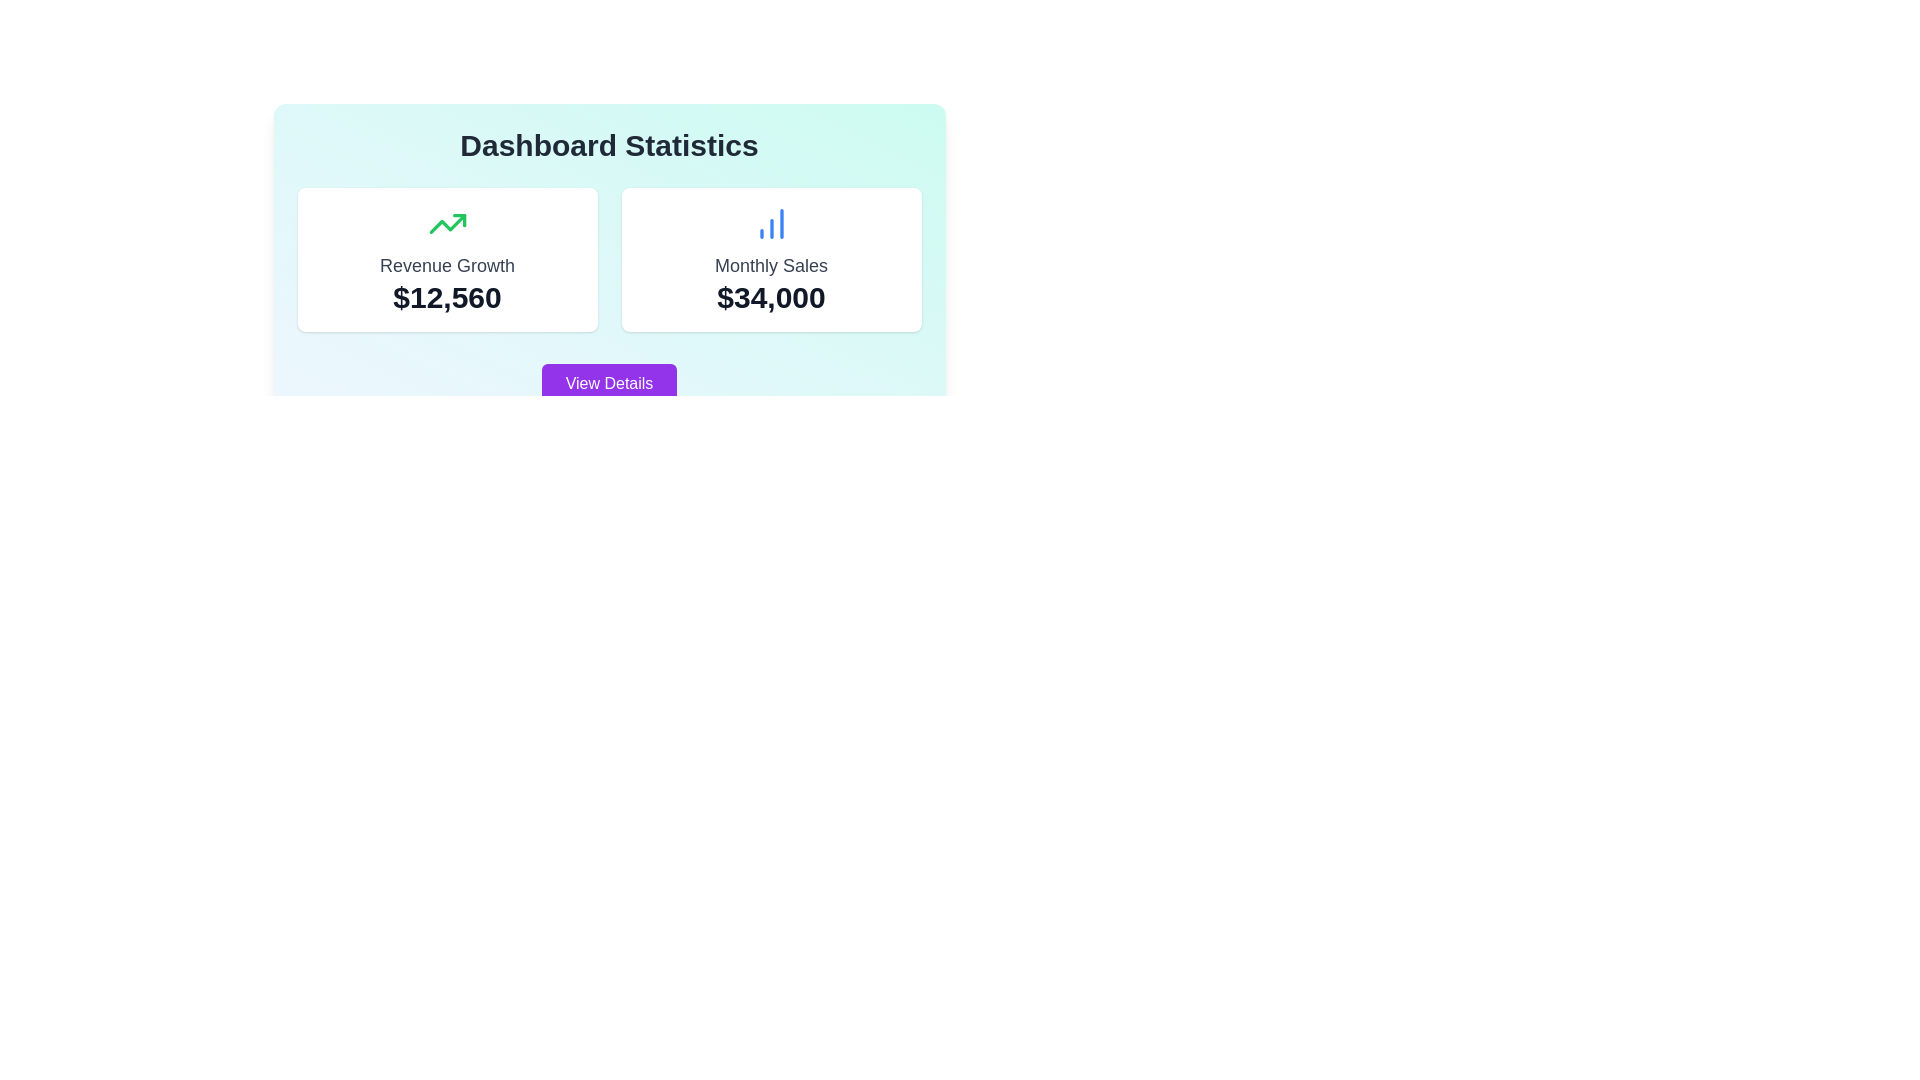  I want to click on the 'View Details' button, which is a rectangular button with a purple background and white text, located at the bottom of the statistics section, so click(608, 384).